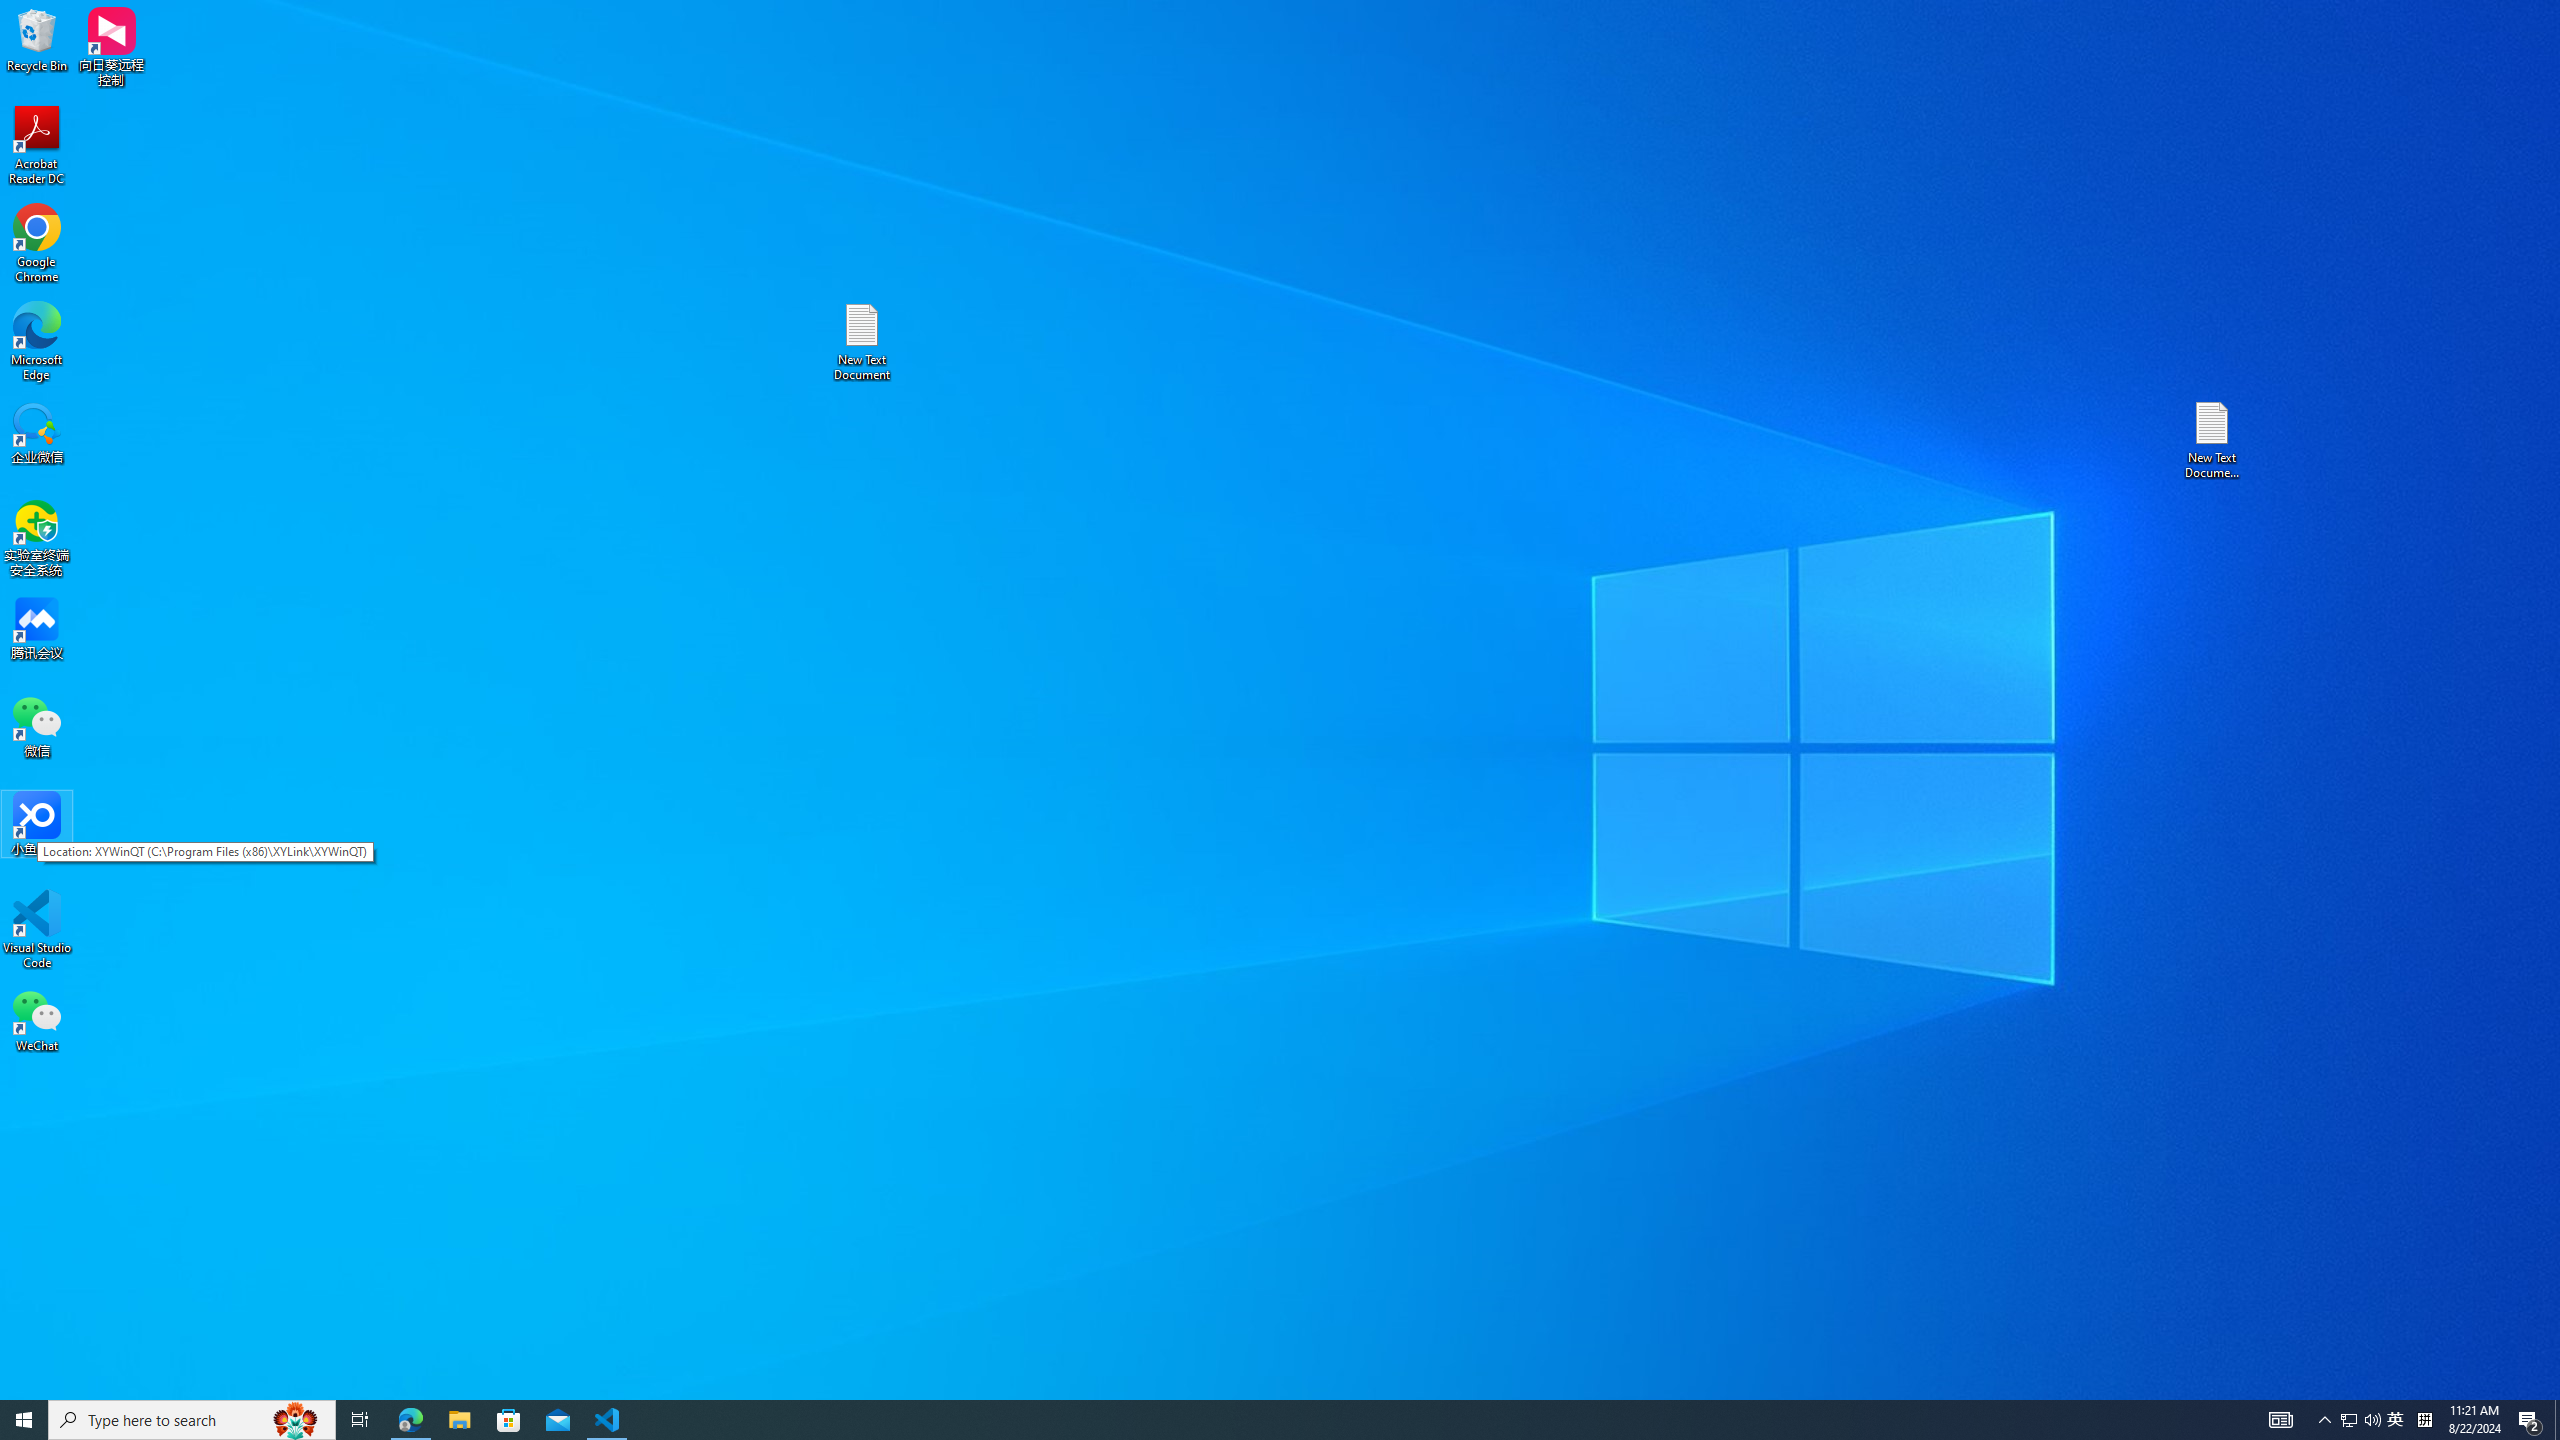  What do you see at coordinates (509, 1418) in the screenshot?
I see `'Microsoft Store'` at bounding box center [509, 1418].